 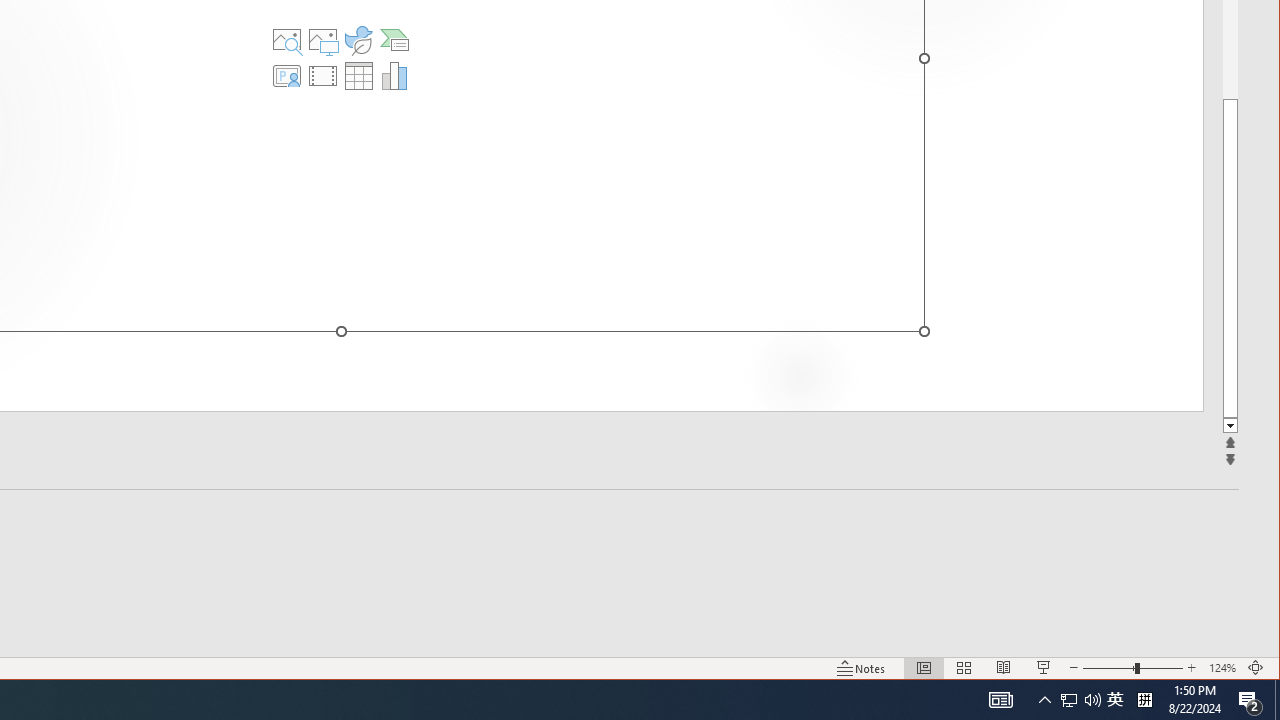 I want to click on 'Stock Images', so click(x=286, y=39).